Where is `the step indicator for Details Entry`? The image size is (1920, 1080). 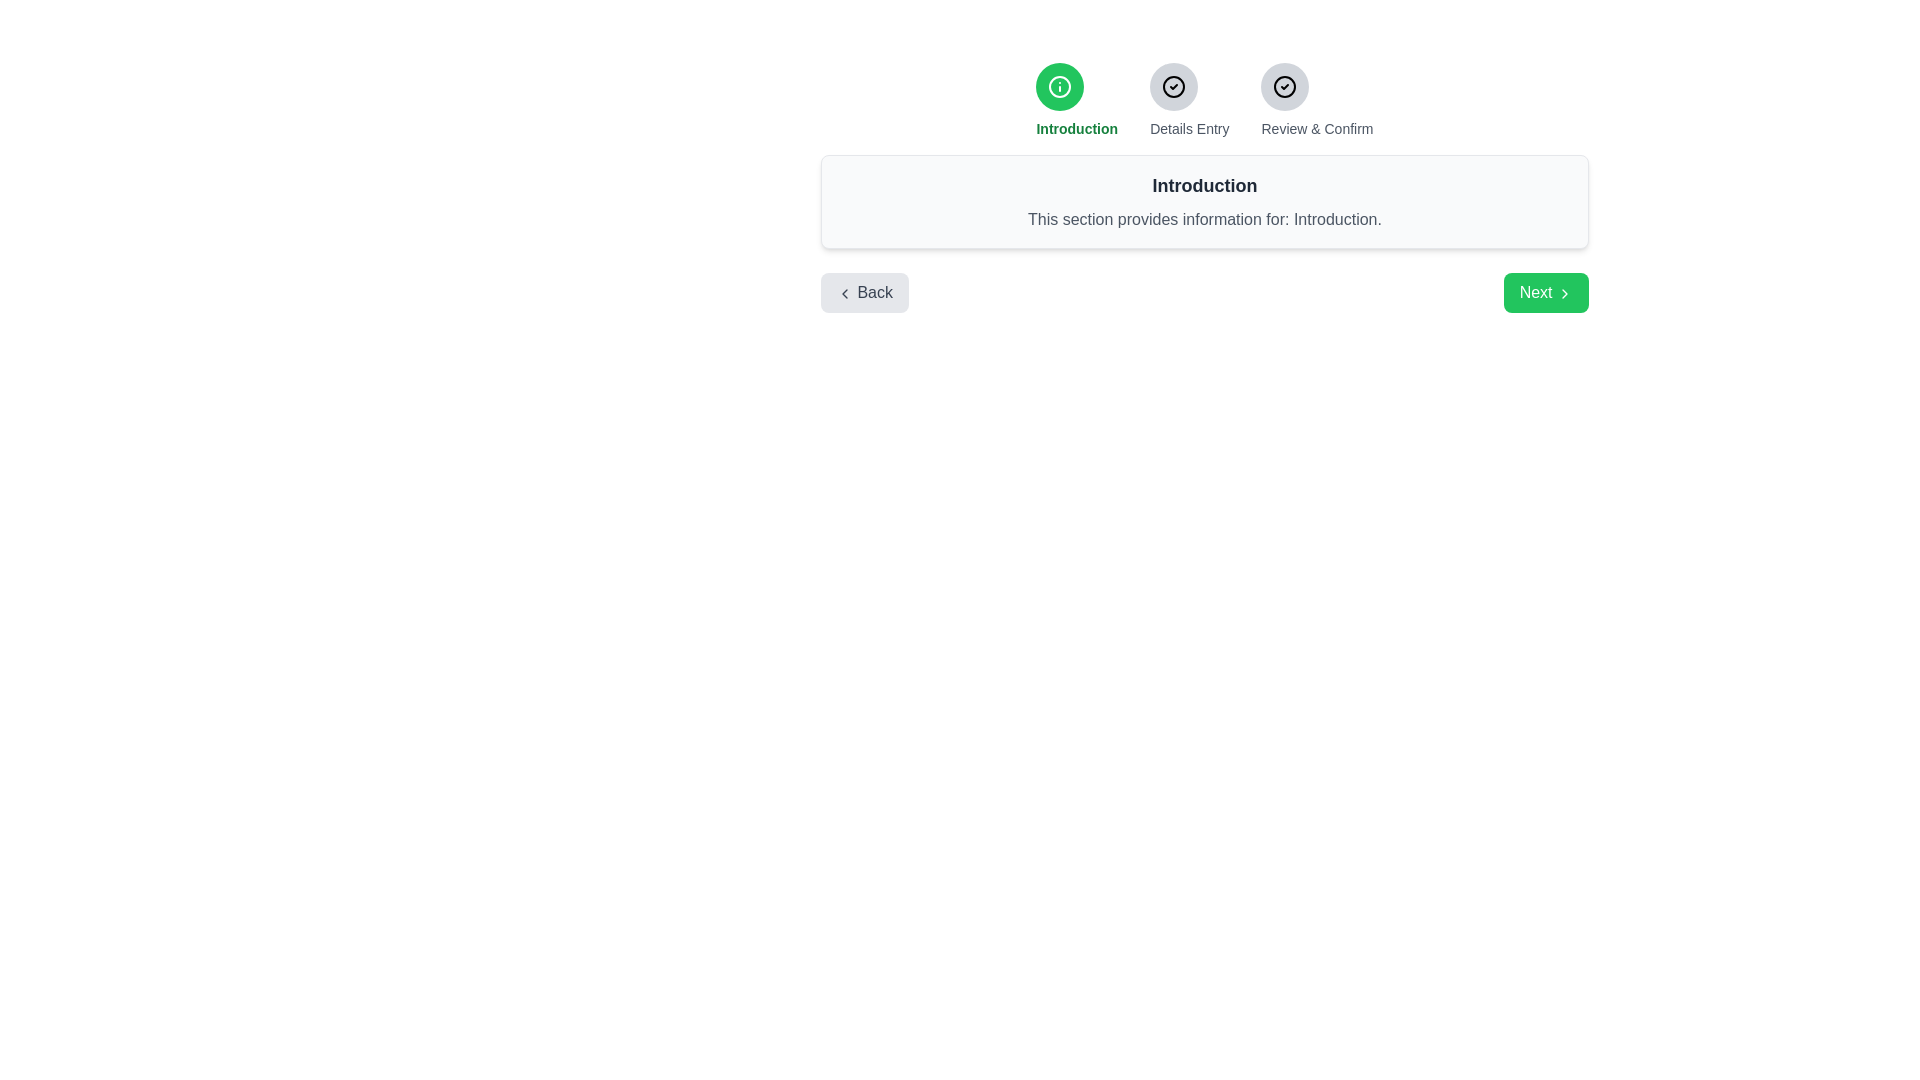
the step indicator for Details Entry is located at coordinates (1174, 86).